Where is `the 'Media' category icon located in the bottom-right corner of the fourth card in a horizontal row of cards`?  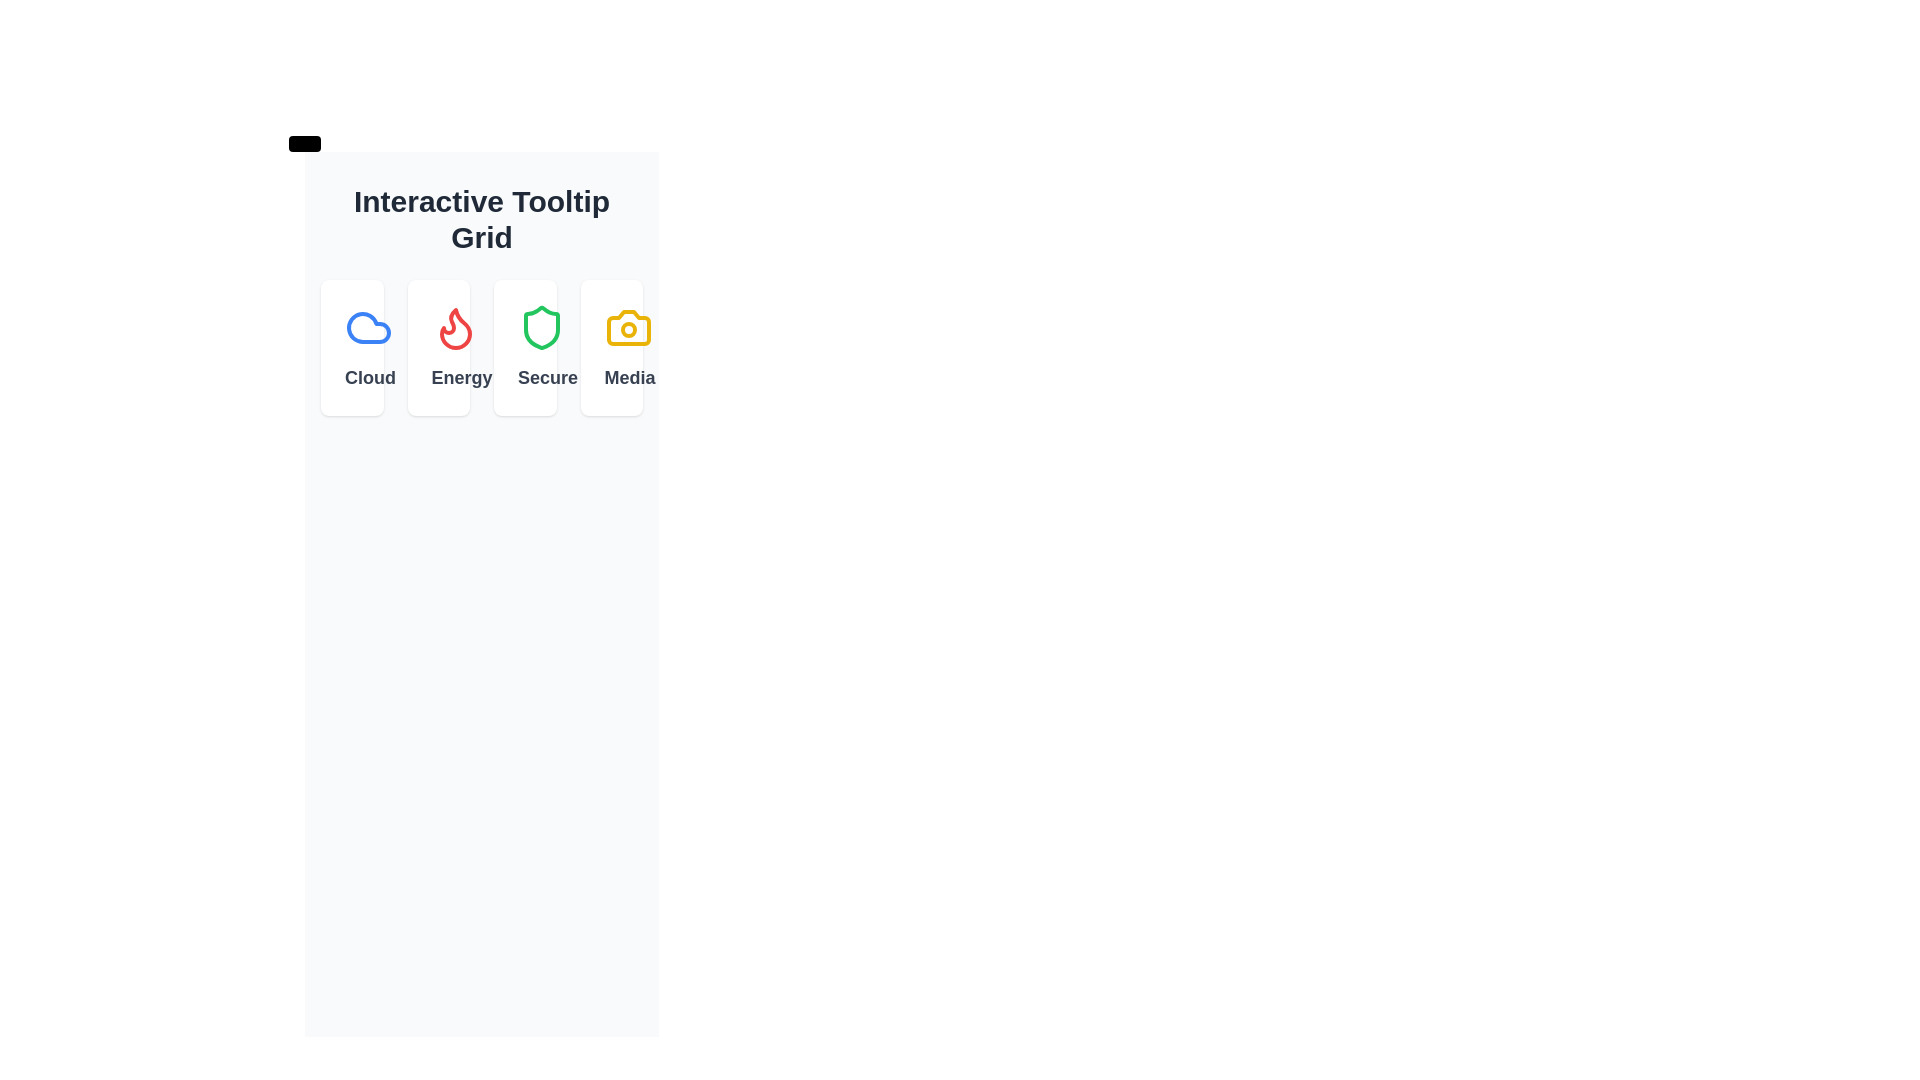 the 'Media' category icon located in the bottom-right corner of the fourth card in a horizontal row of cards is located at coordinates (627, 326).